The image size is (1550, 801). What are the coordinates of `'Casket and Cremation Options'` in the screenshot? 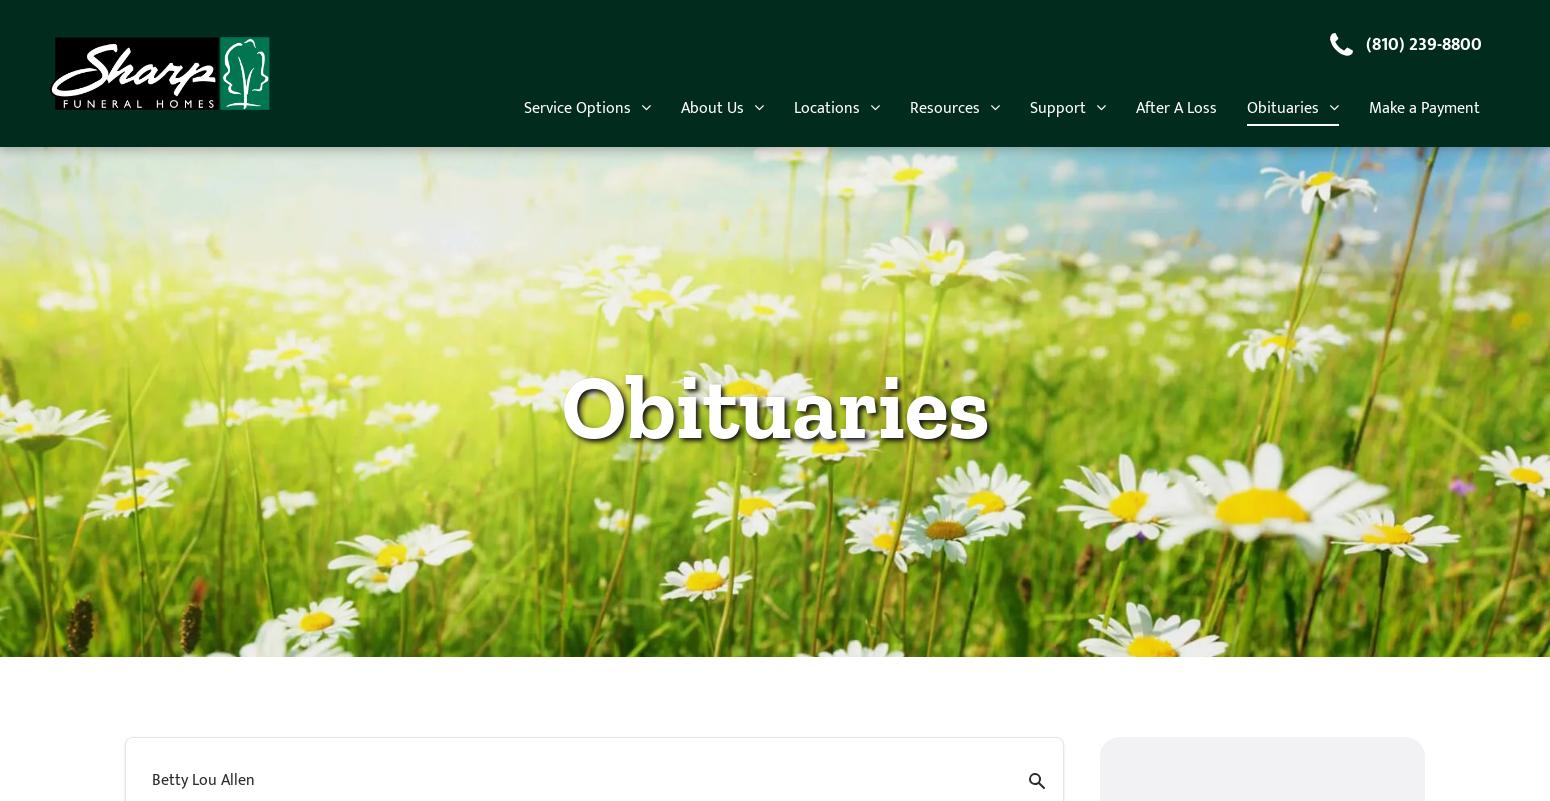 It's located at (796, 140).